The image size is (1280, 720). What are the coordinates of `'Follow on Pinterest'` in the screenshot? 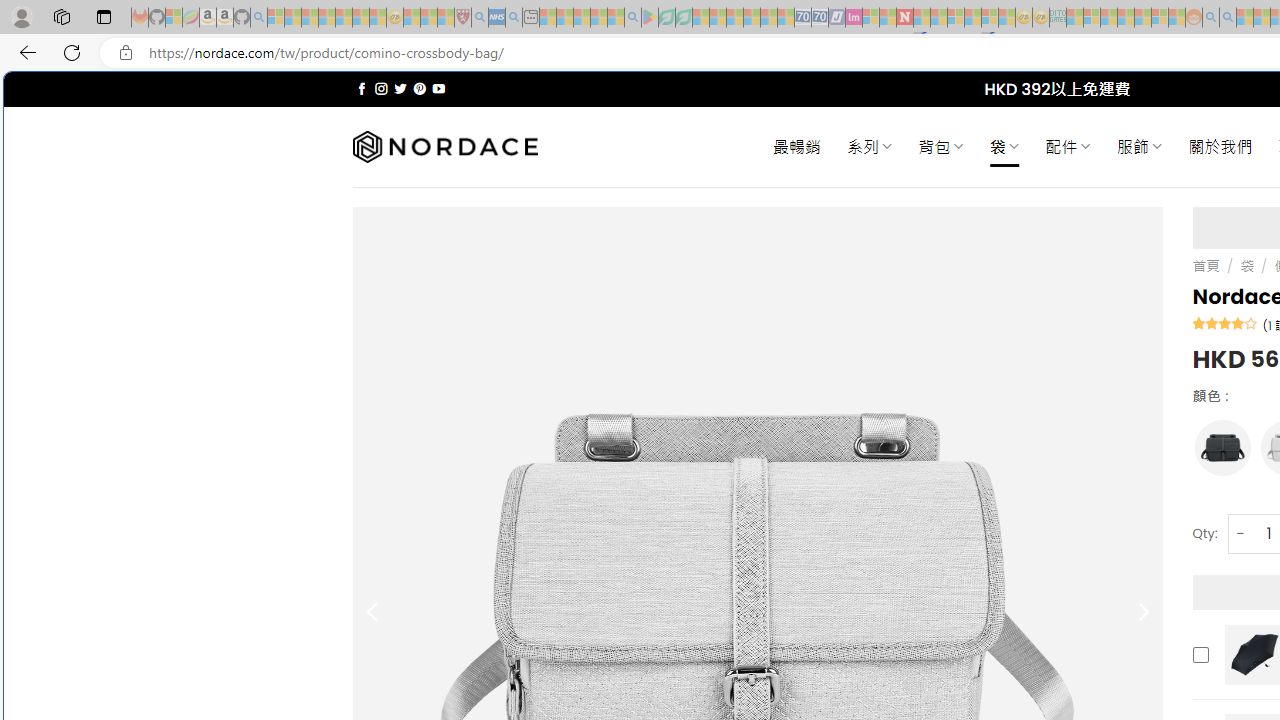 It's located at (418, 88).